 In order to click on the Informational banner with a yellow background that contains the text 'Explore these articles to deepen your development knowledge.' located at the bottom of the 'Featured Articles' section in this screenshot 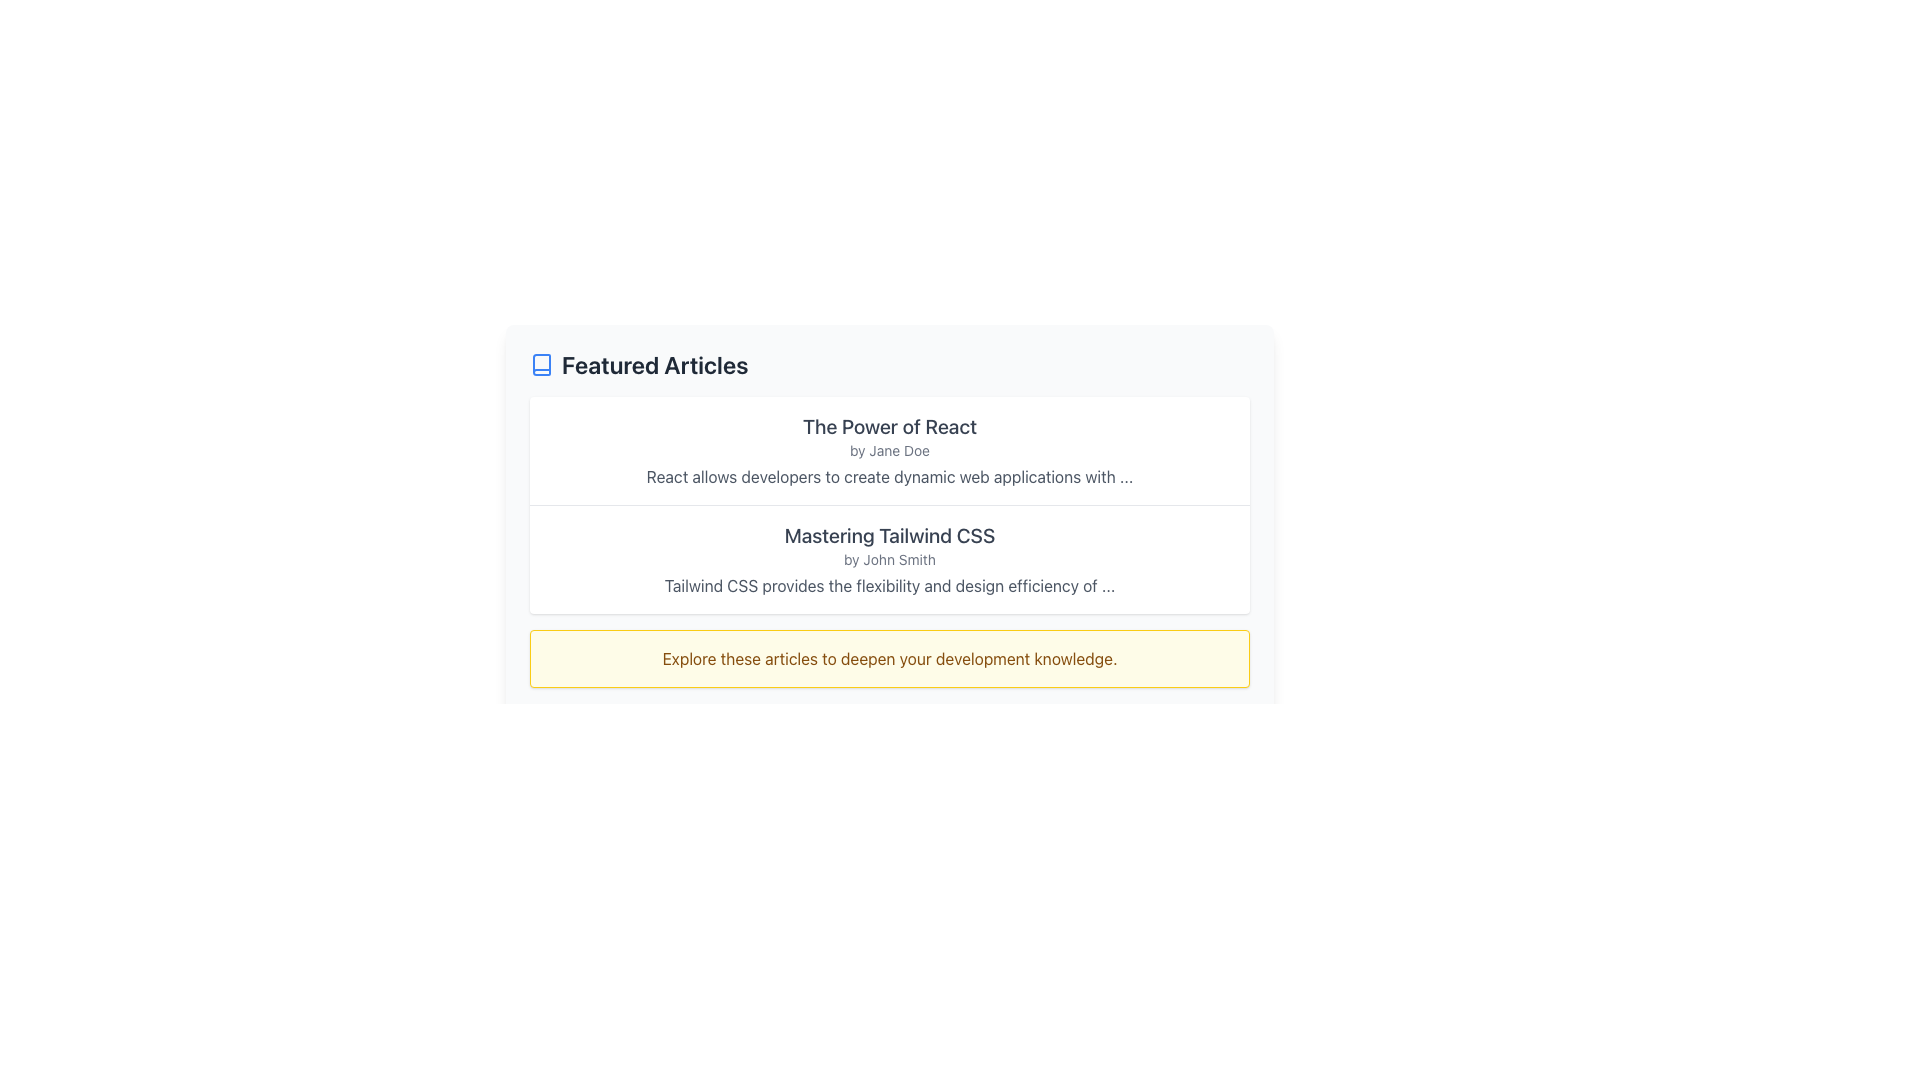, I will do `click(888, 659)`.